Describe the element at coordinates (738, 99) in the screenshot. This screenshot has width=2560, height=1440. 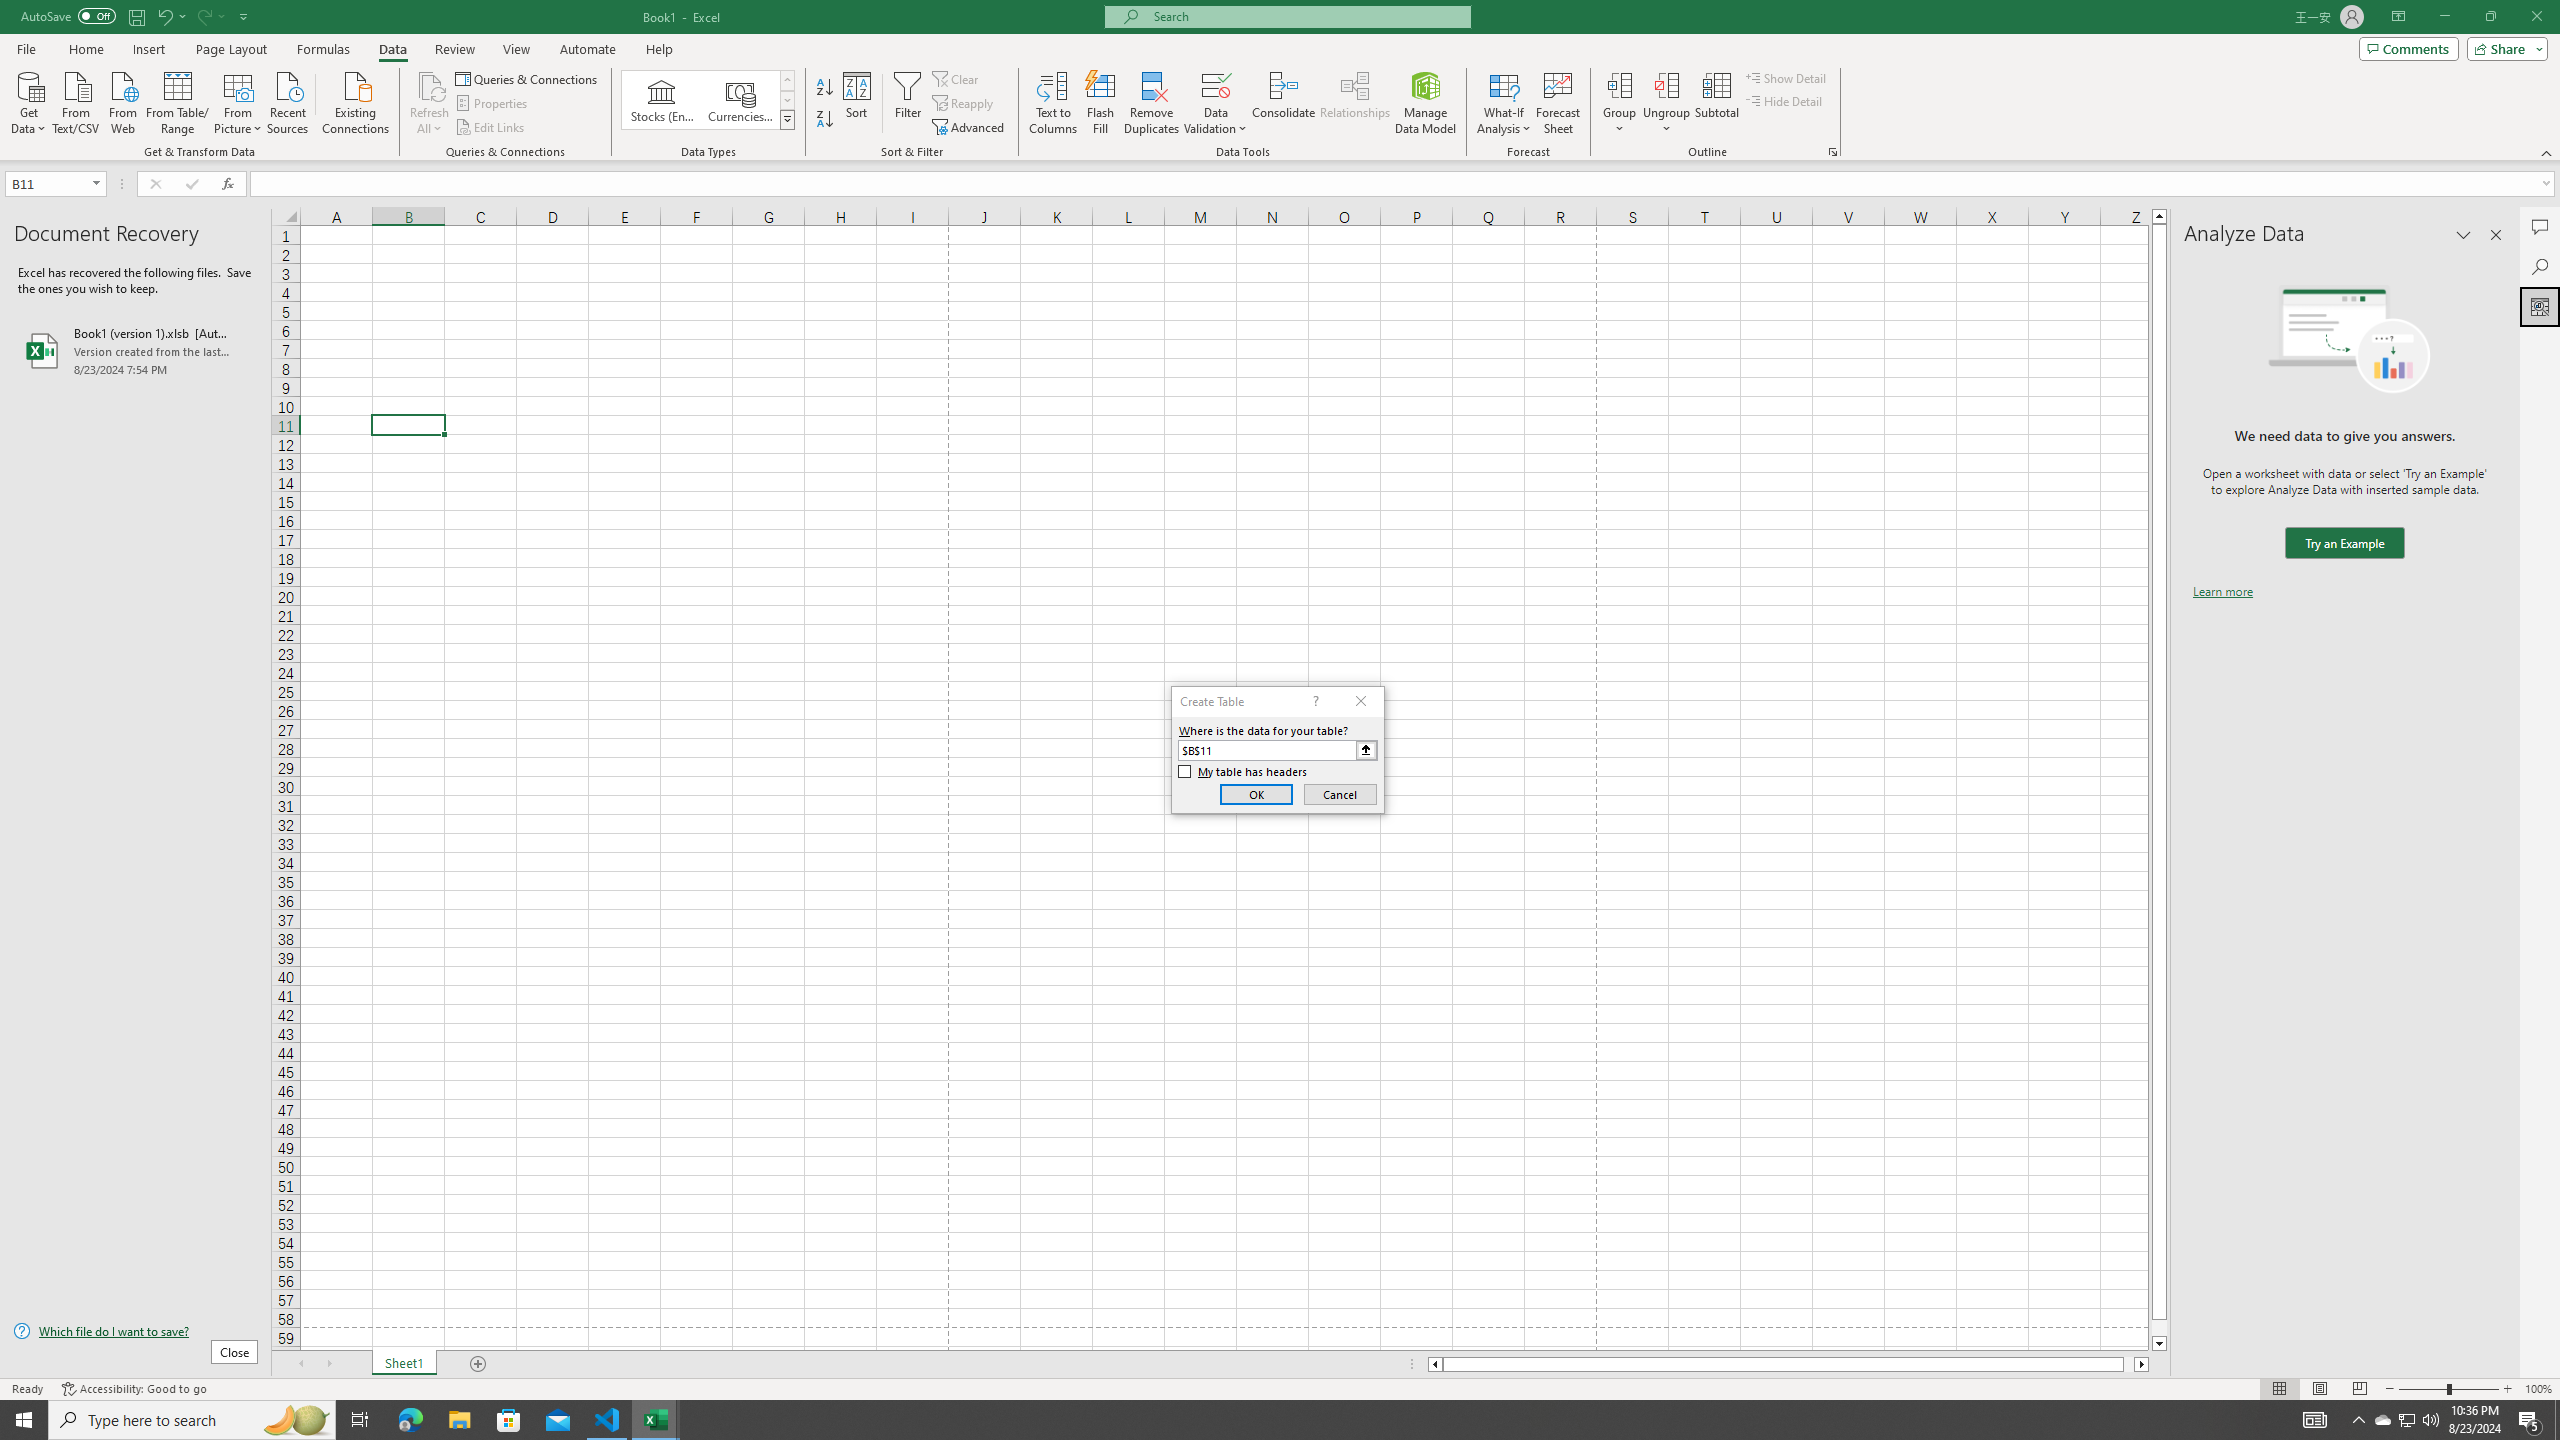
I see `'Currencies (English)'` at that location.